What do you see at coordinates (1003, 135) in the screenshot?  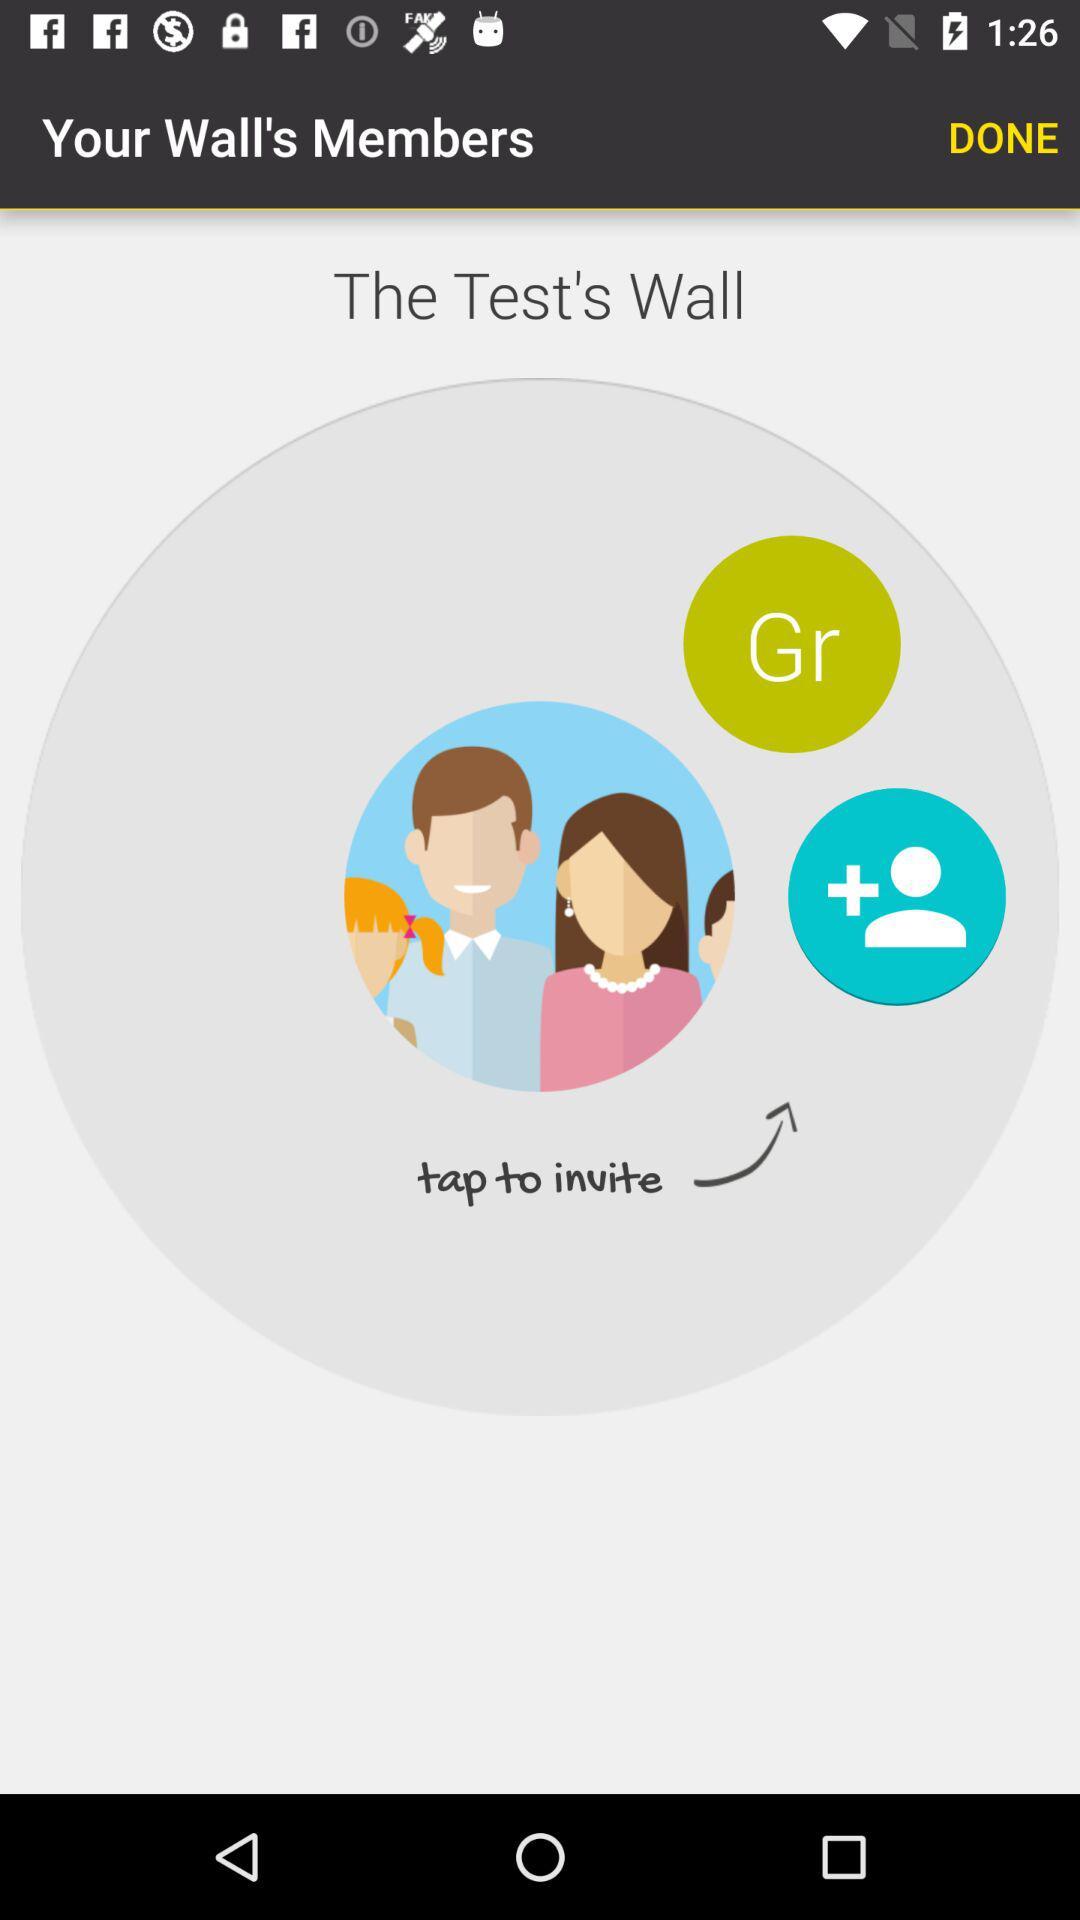 I see `app next to your wall s item` at bounding box center [1003, 135].